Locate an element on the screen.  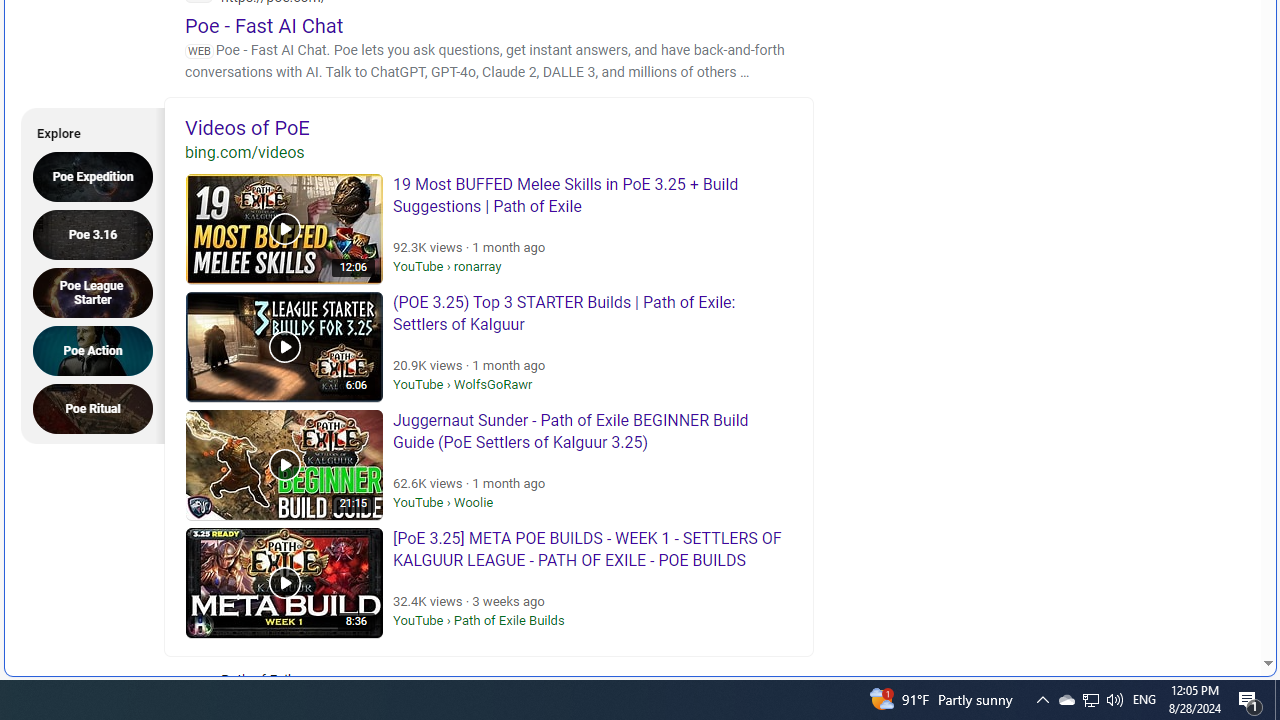
'Explore' is located at coordinates (86, 130).